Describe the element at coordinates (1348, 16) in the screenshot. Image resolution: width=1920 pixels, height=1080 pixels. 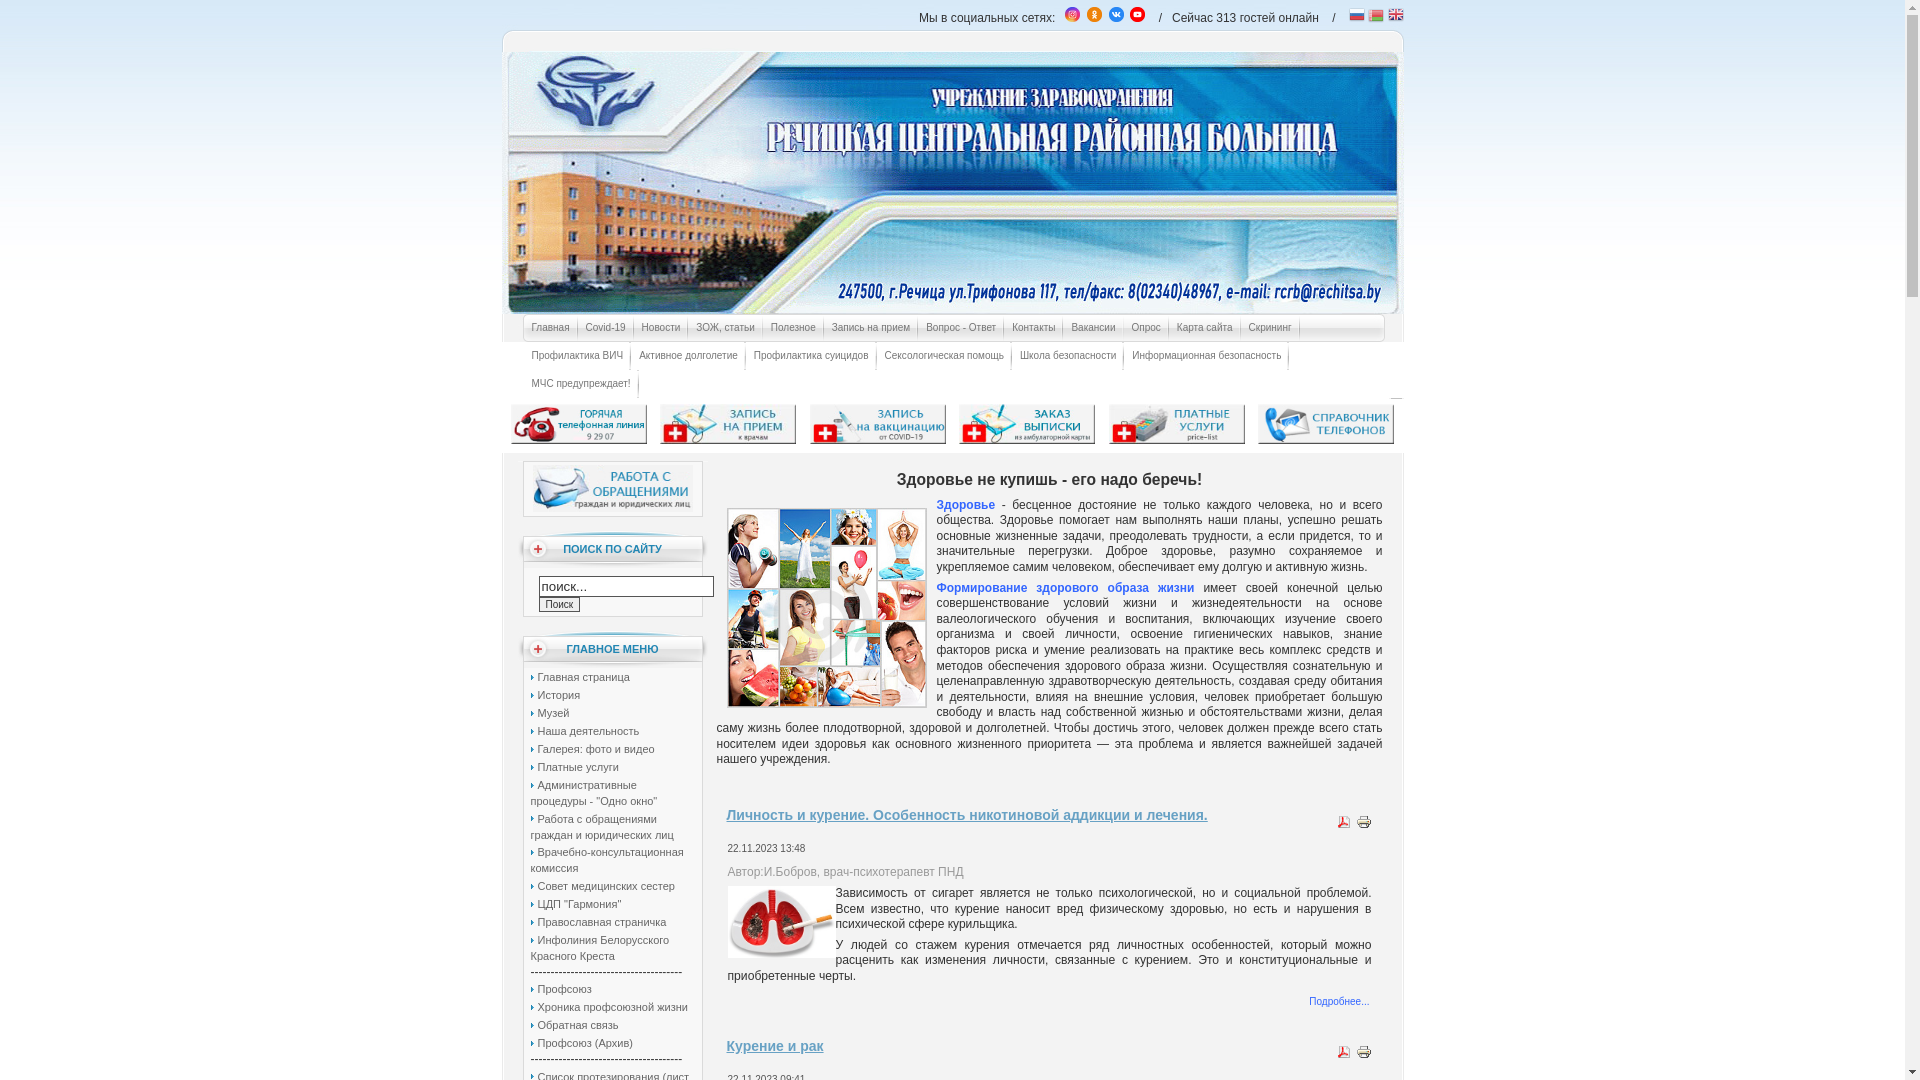
I see `'Russian'` at that location.